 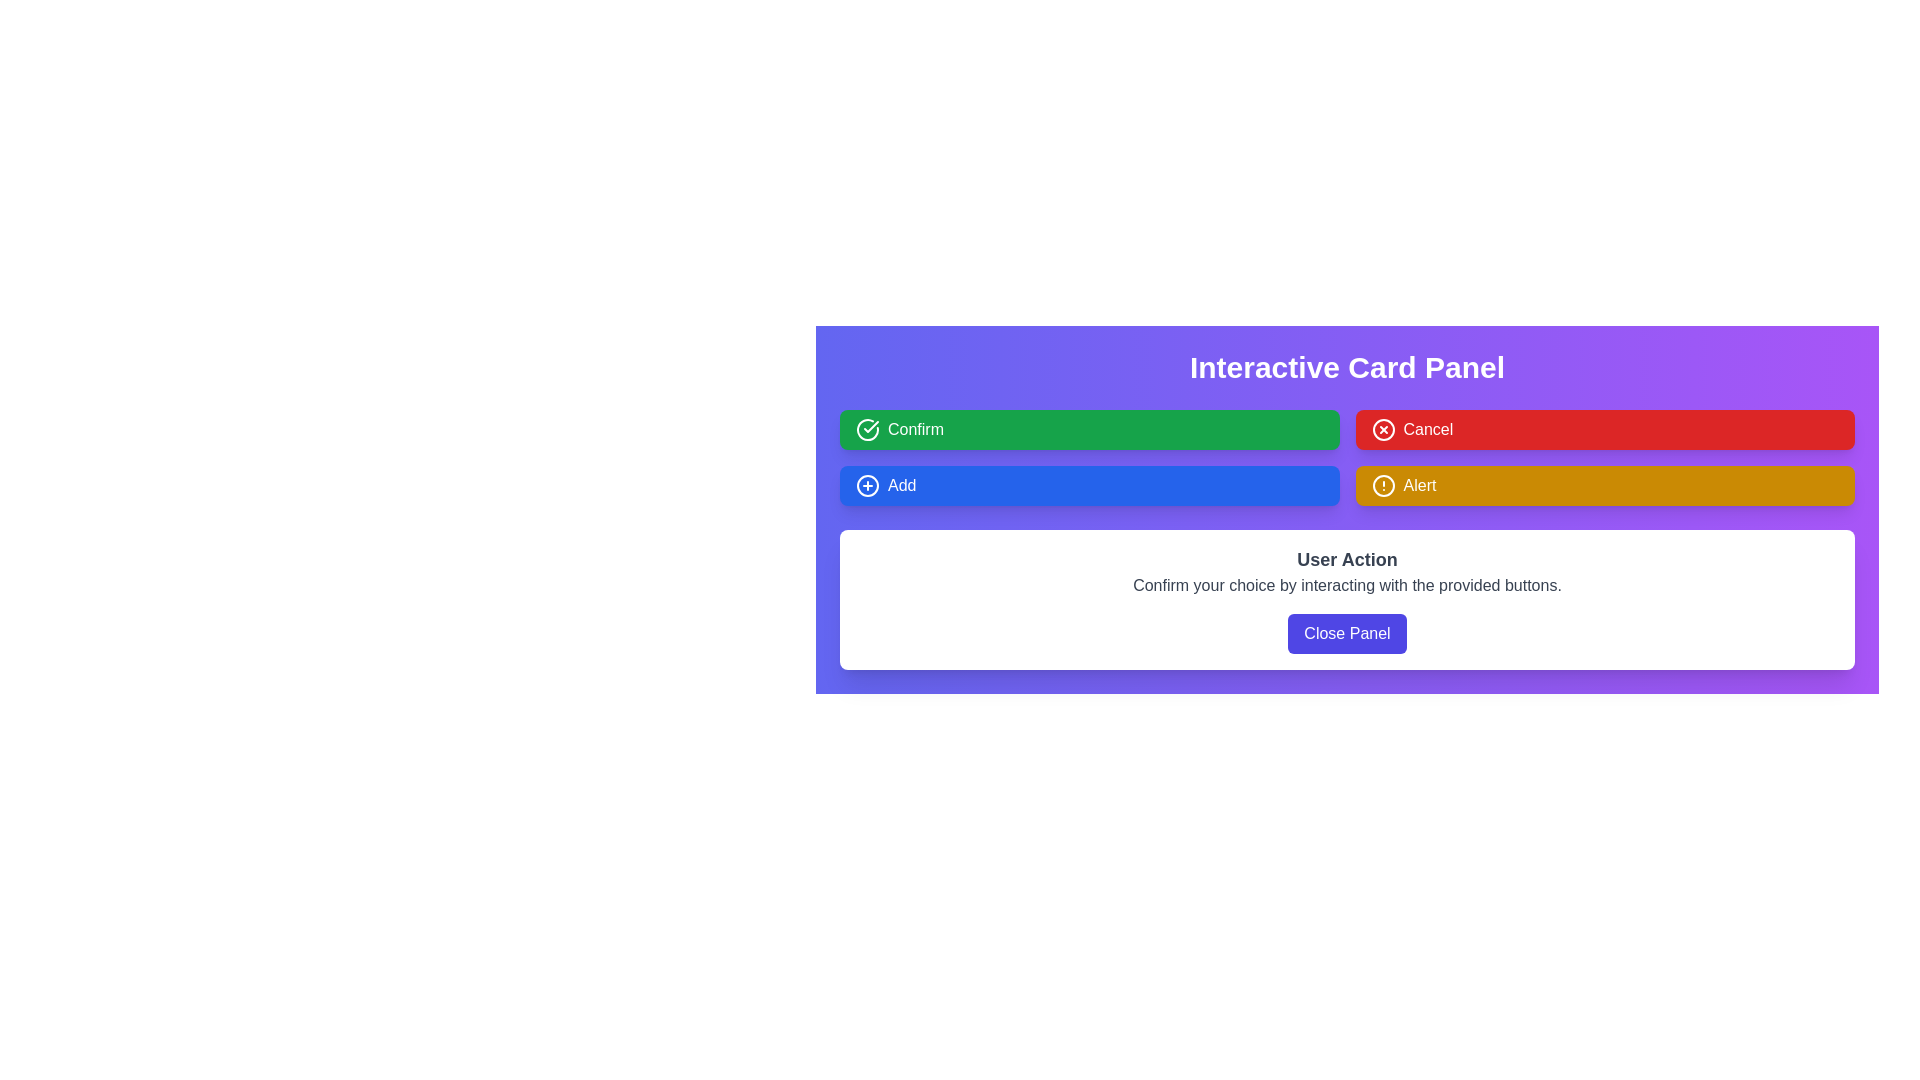 I want to click on the 'Cancel' button in the 'Interactive Card Panel', so click(x=1382, y=428).